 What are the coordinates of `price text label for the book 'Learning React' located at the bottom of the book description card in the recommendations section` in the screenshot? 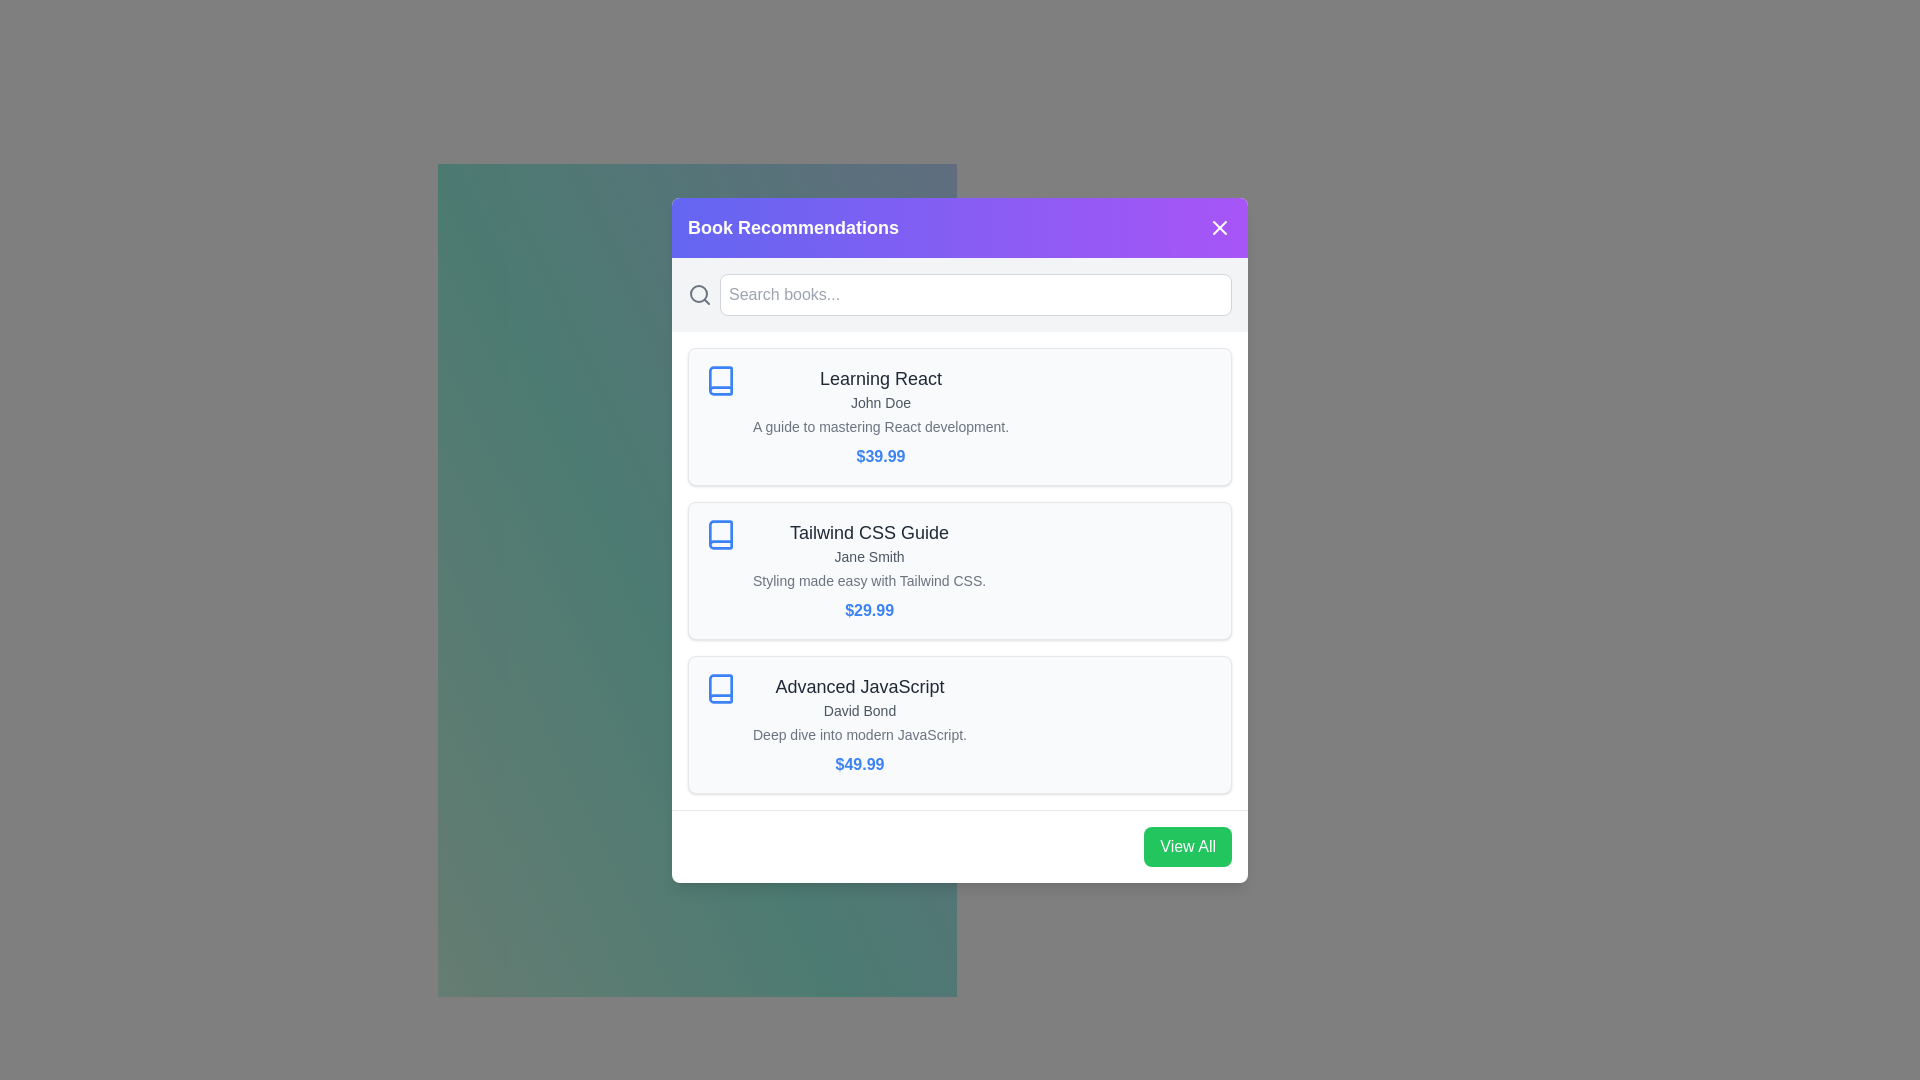 It's located at (880, 456).